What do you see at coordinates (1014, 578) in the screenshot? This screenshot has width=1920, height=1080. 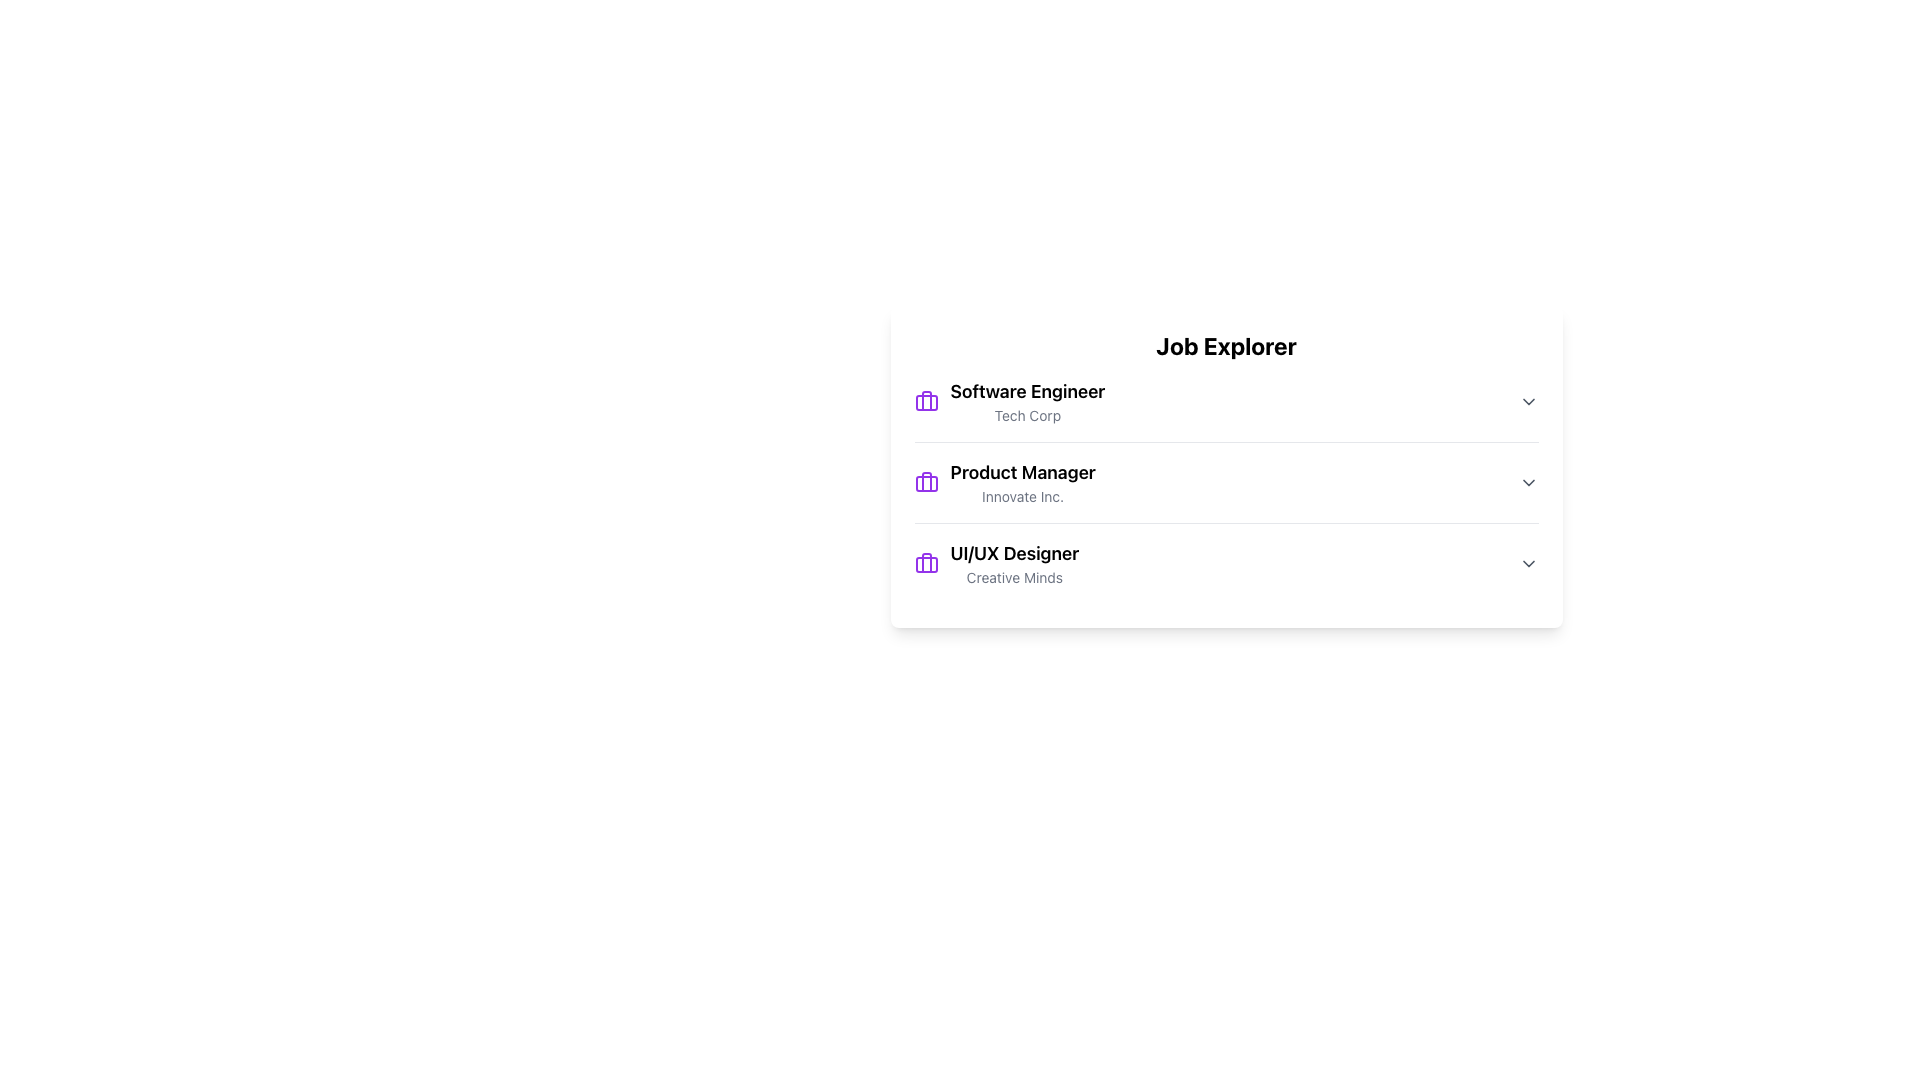 I see `text label 'Creative Minds', which is styled in a small gray font and located below the 'UI/UX Designer' label in the Job Explorer section` at bounding box center [1014, 578].